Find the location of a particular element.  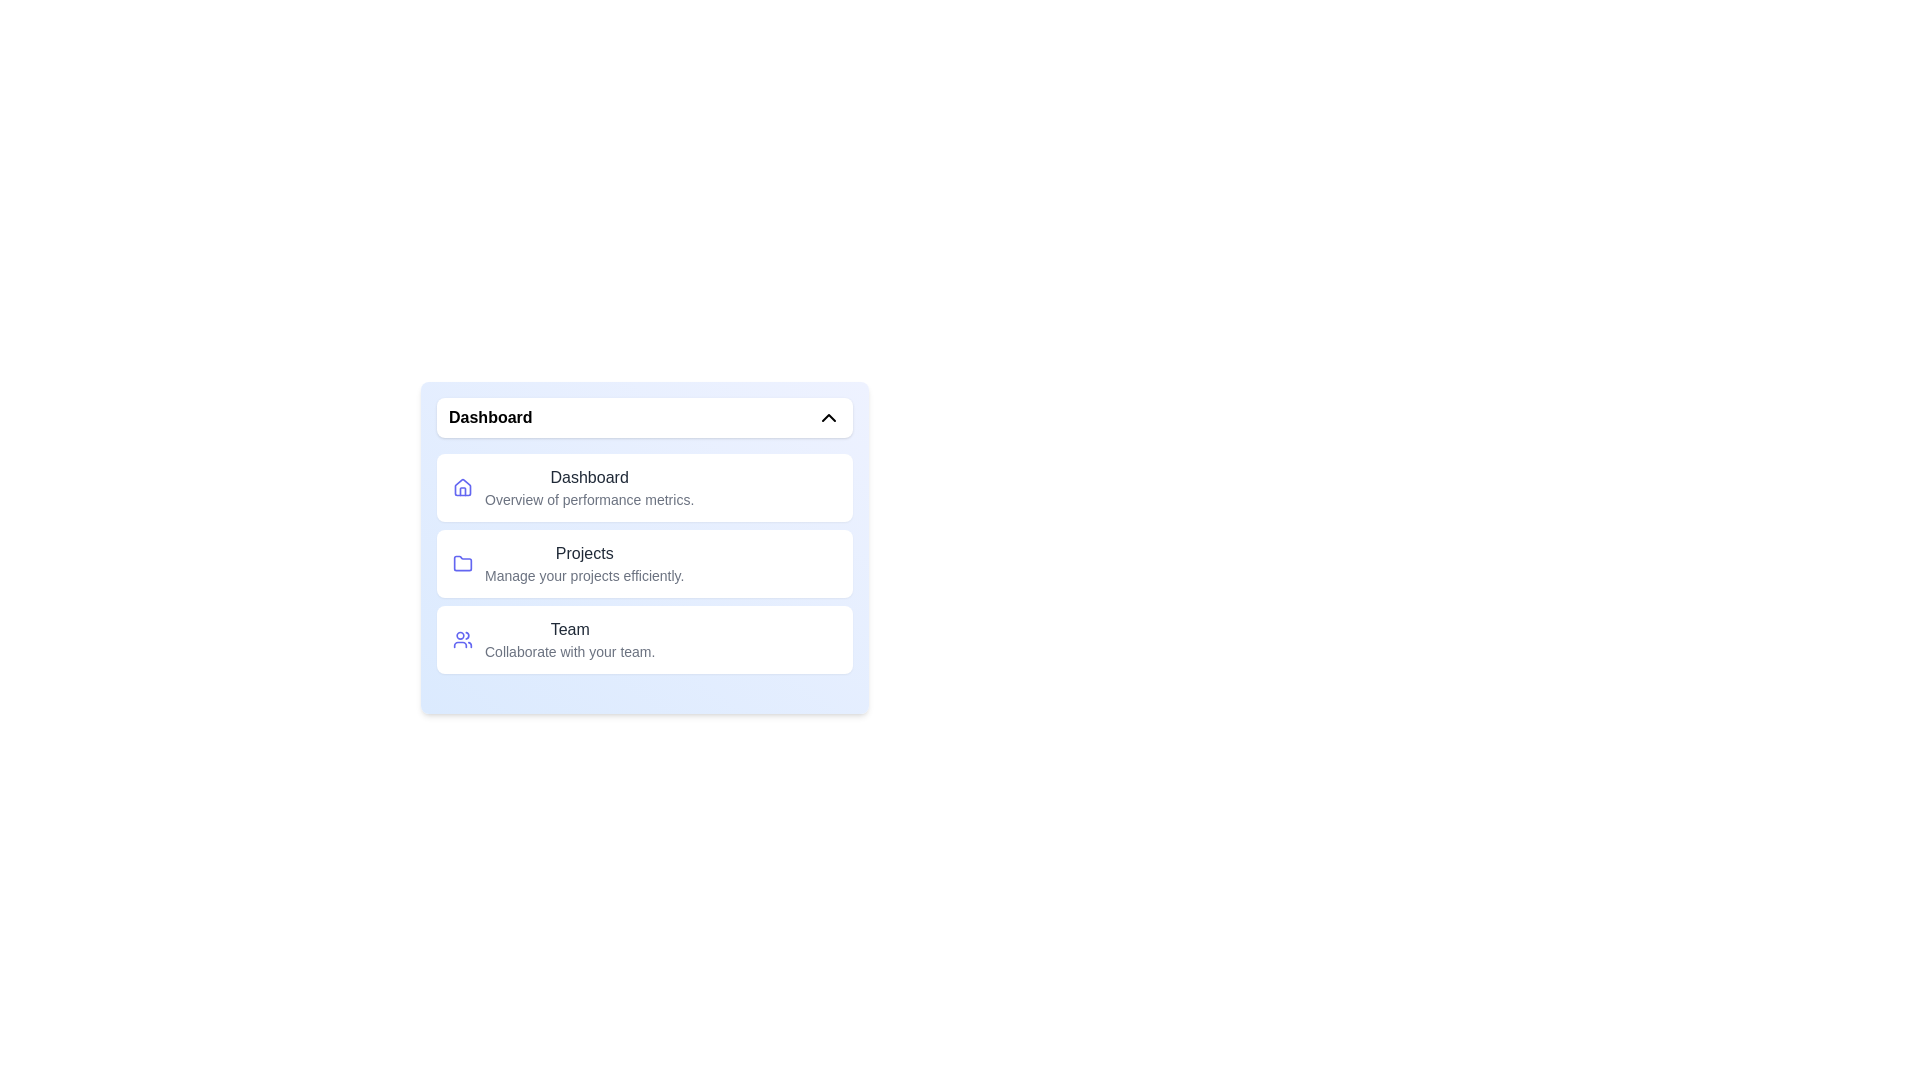

the menu option Projects from the dropdown is located at coordinates (644, 563).